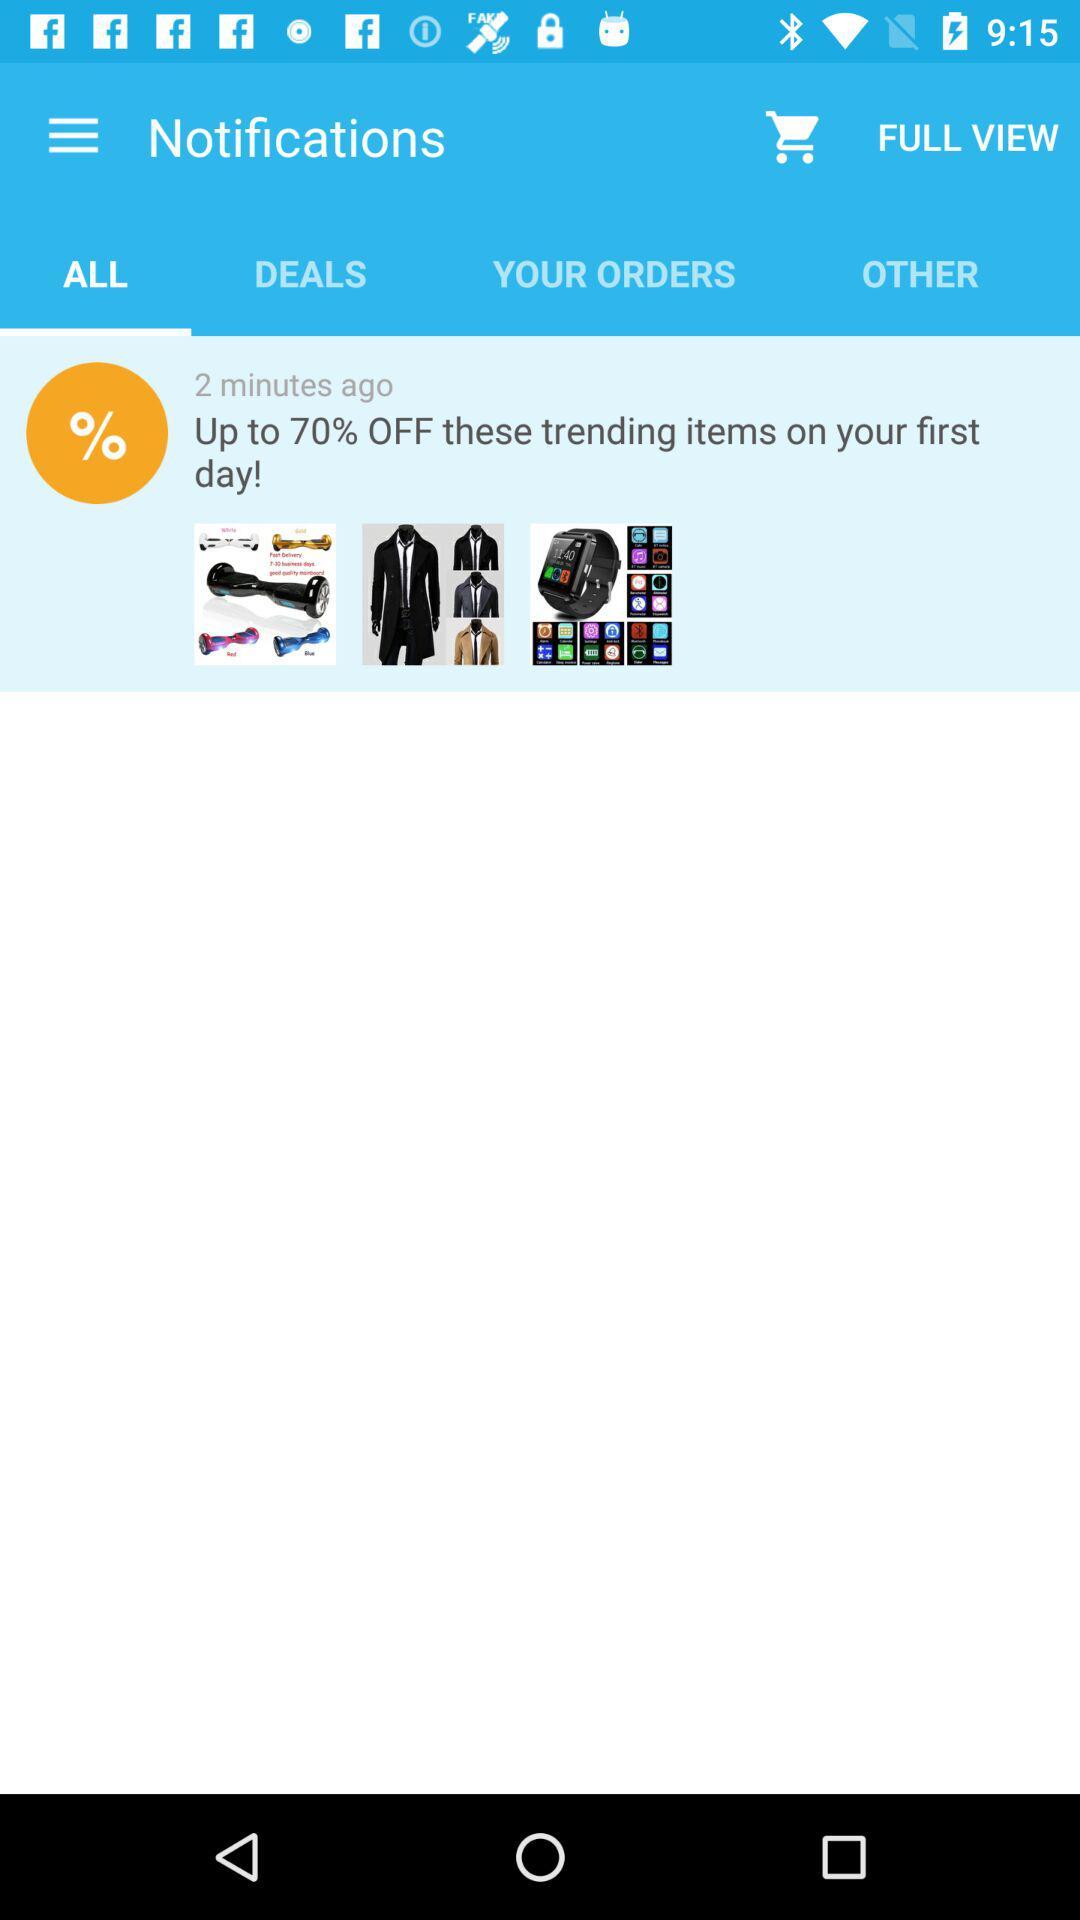 The height and width of the screenshot is (1920, 1080). What do you see at coordinates (293, 383) in the screenshot?
I see `icon above the up to 70 item` at bounding box center [293, 383].